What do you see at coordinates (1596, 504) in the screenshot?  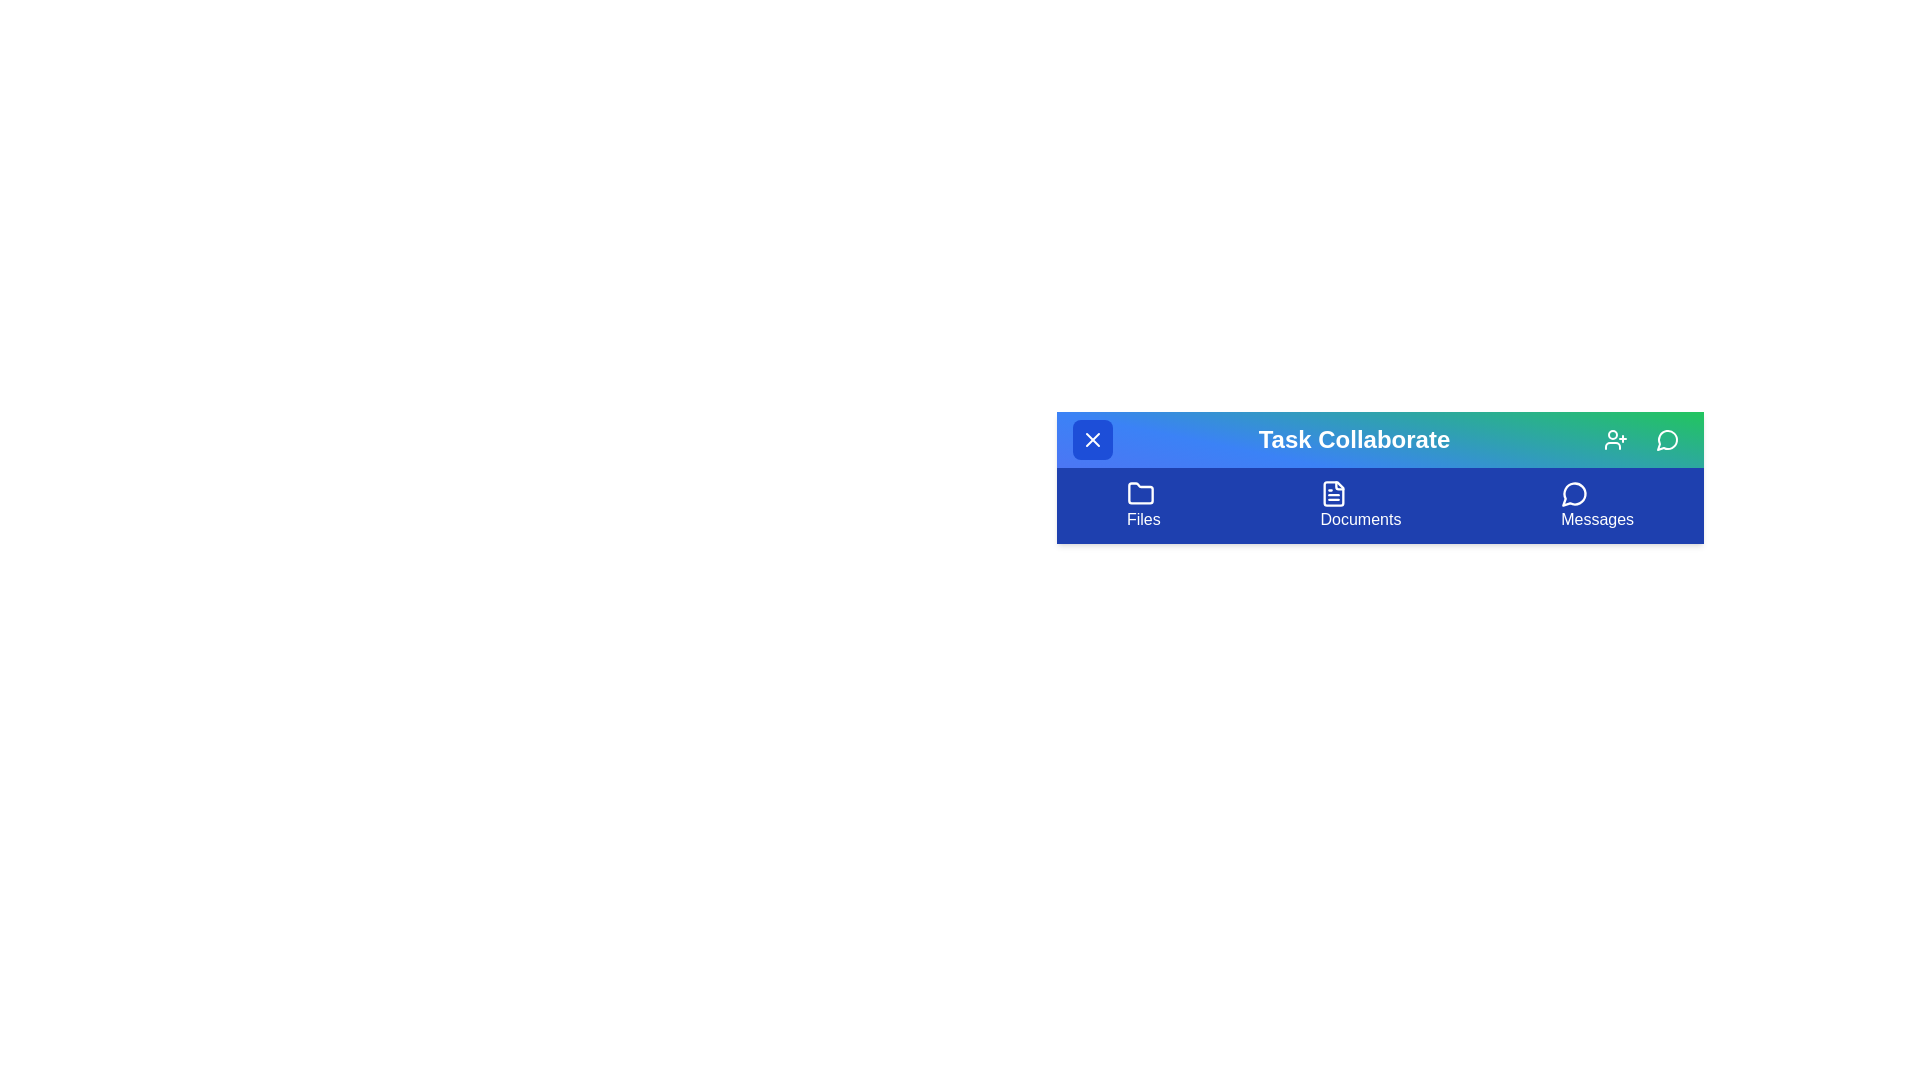 I see `the 'Messages' menu item in the navigation bar` at bounding box center [1596, 504].